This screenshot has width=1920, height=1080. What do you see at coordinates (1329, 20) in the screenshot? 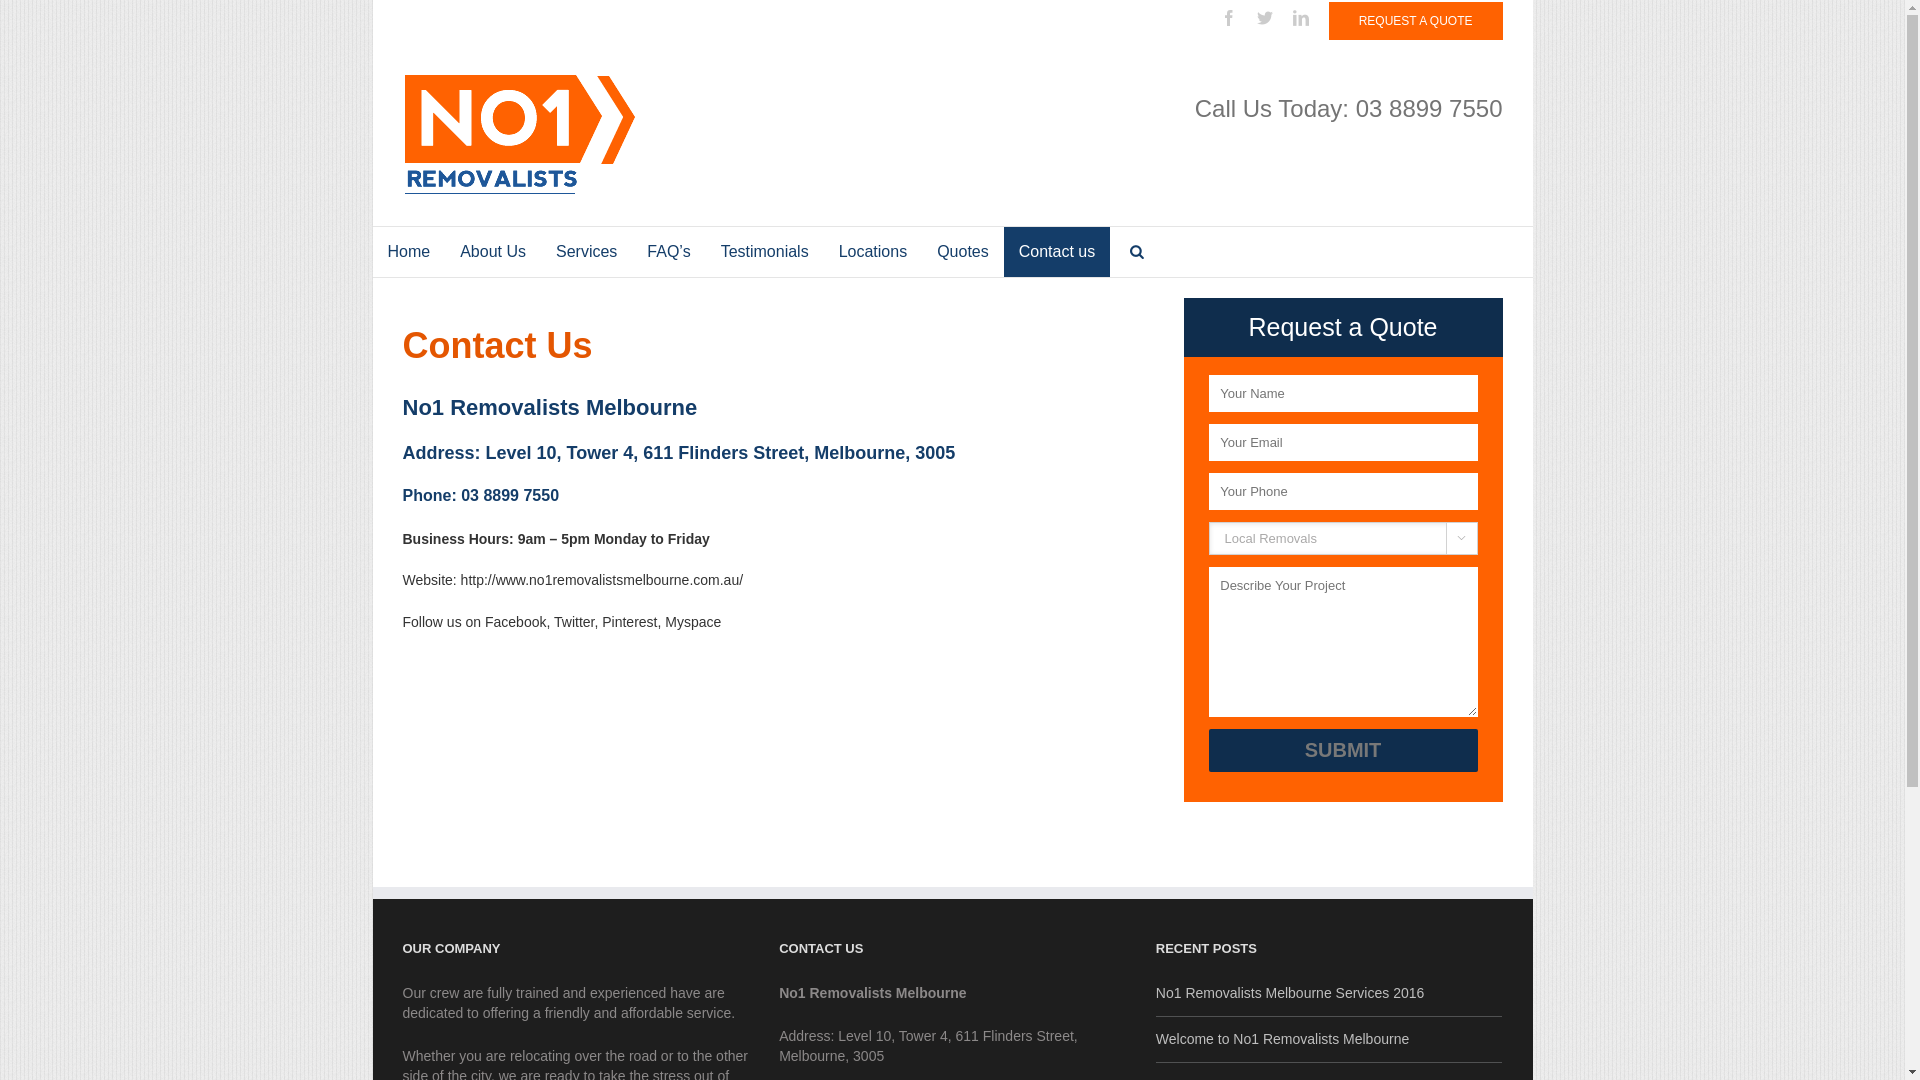
I see `'REQUEST A QUOTE'` at bounding box center [1329, 20].